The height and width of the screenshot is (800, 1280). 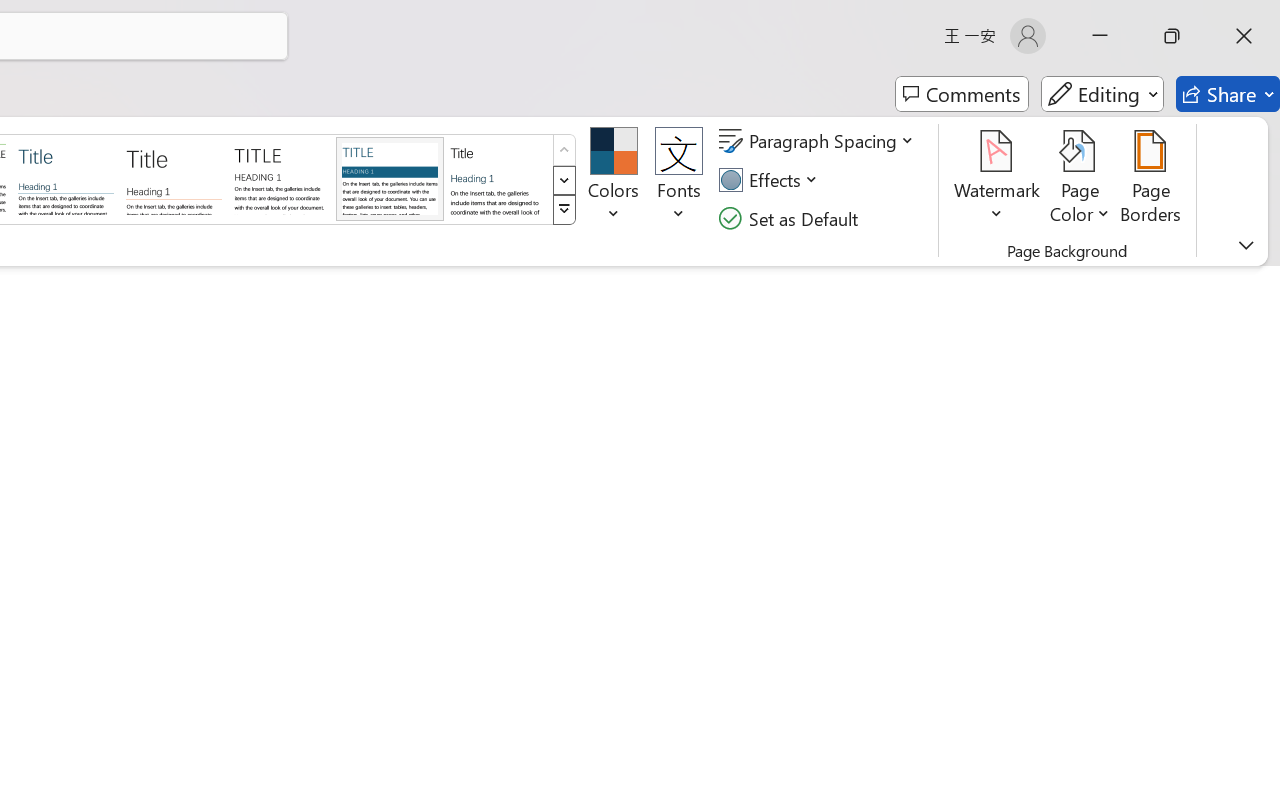 I want to click on 'Share', so click(x=1227, y=94).